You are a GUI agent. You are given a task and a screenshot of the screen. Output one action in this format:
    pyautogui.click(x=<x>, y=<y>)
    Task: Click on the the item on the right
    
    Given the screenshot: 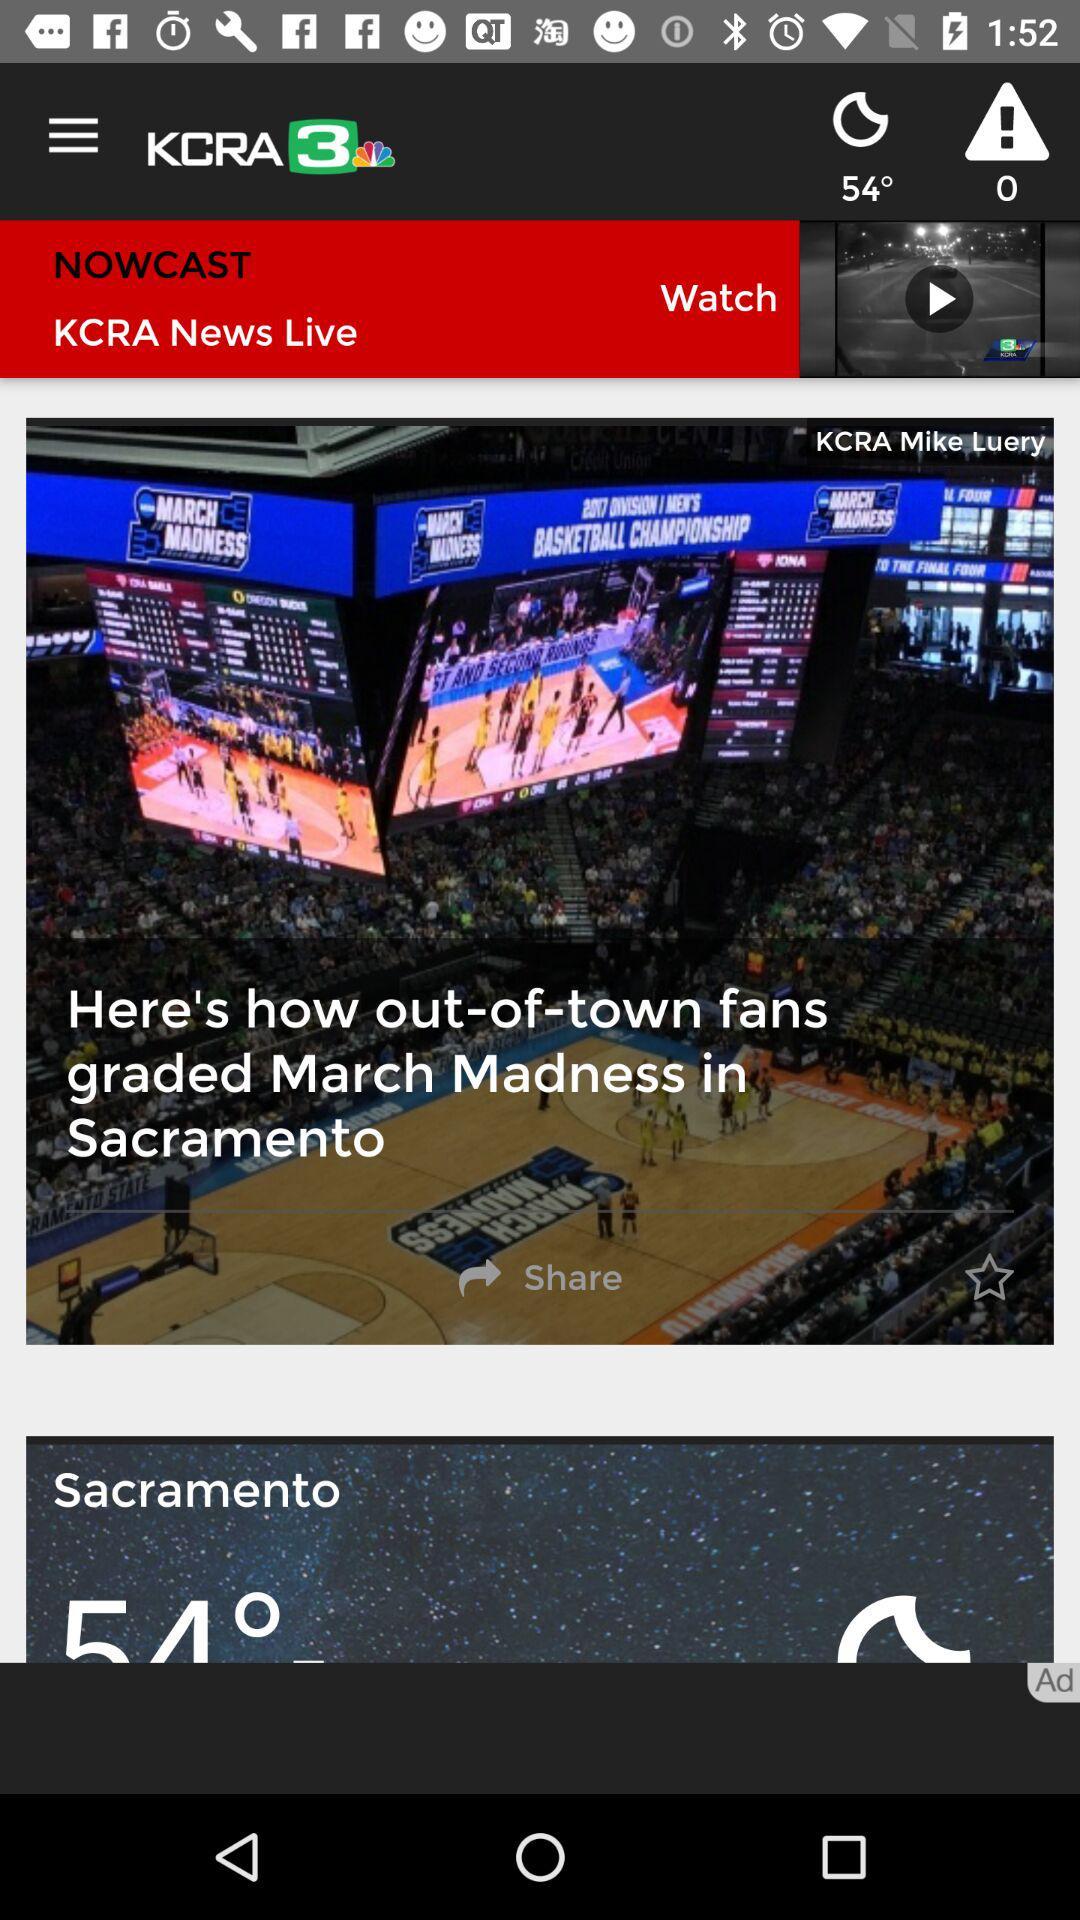 What is the action you would take?
    pyautogui.click(x=988, y=1277)
    